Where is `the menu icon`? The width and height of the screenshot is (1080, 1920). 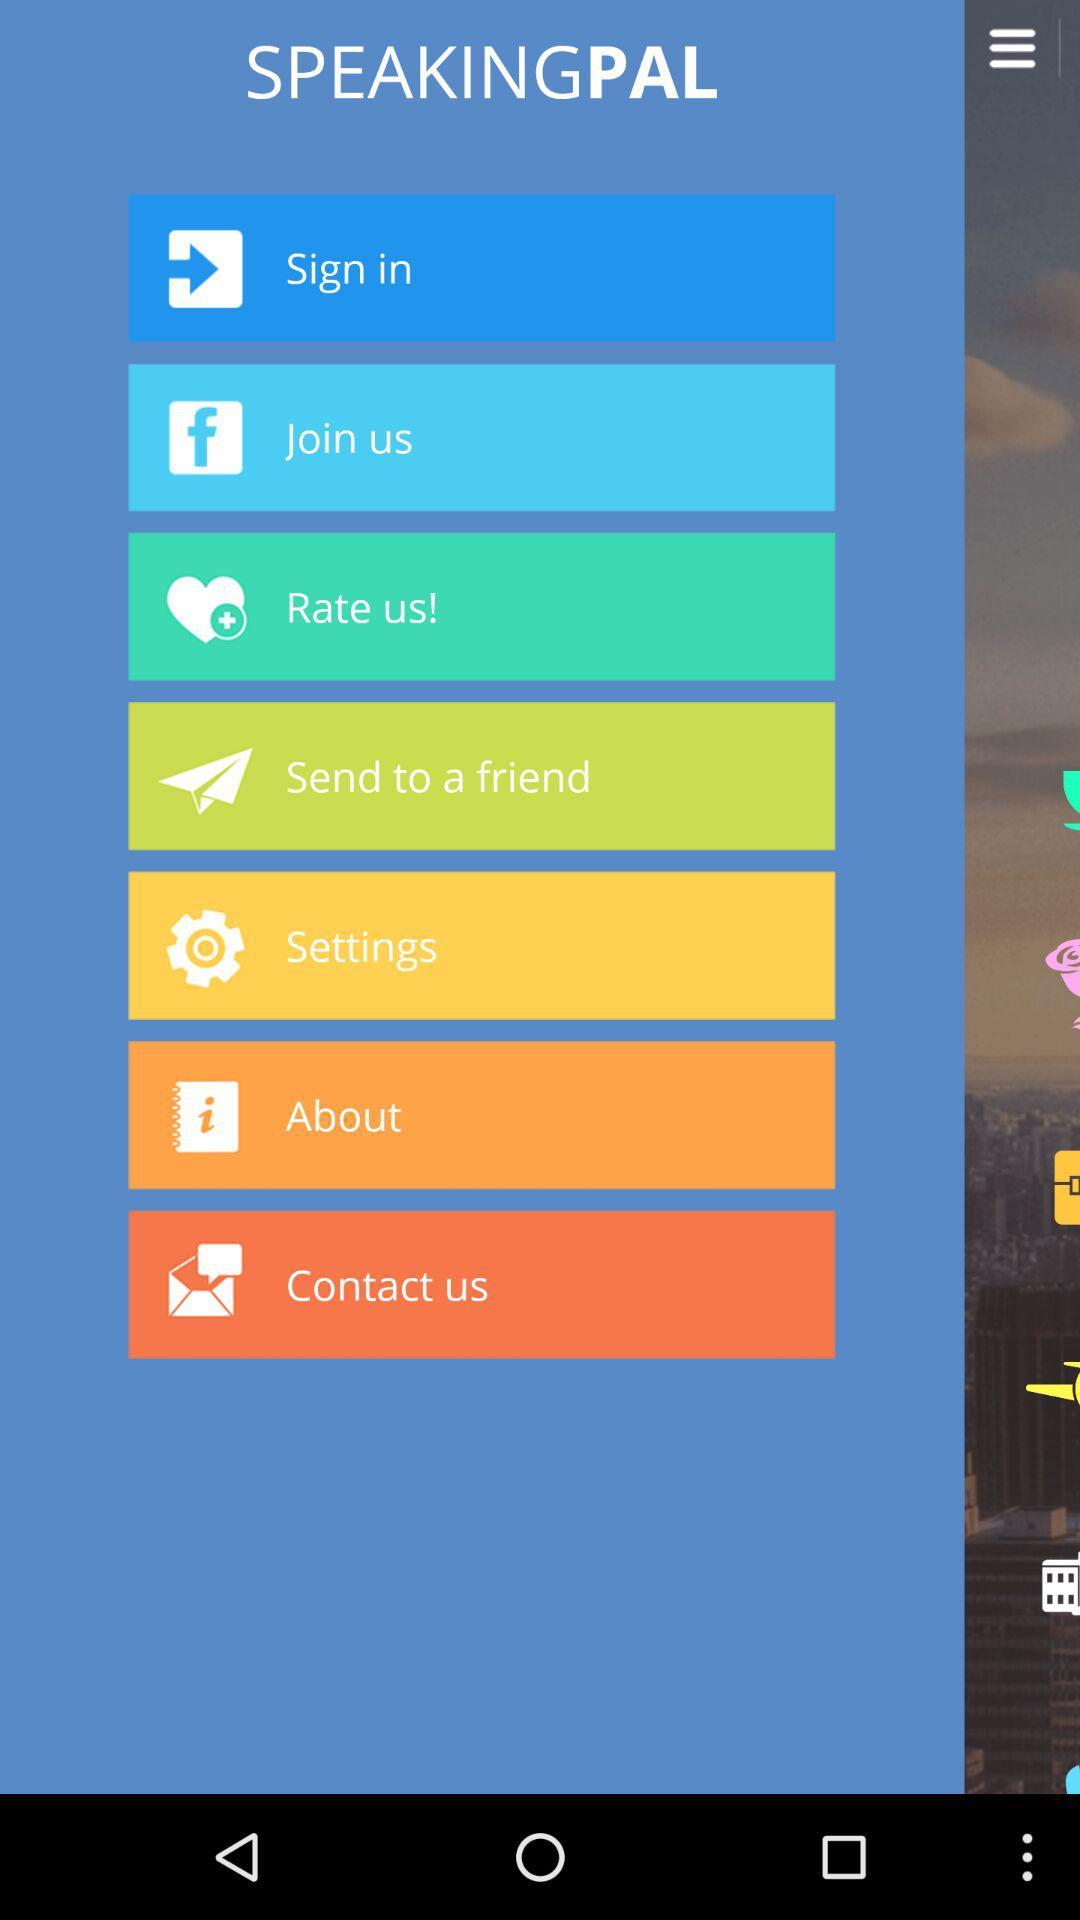
the menu icon is located at coordinates (1022, 61).